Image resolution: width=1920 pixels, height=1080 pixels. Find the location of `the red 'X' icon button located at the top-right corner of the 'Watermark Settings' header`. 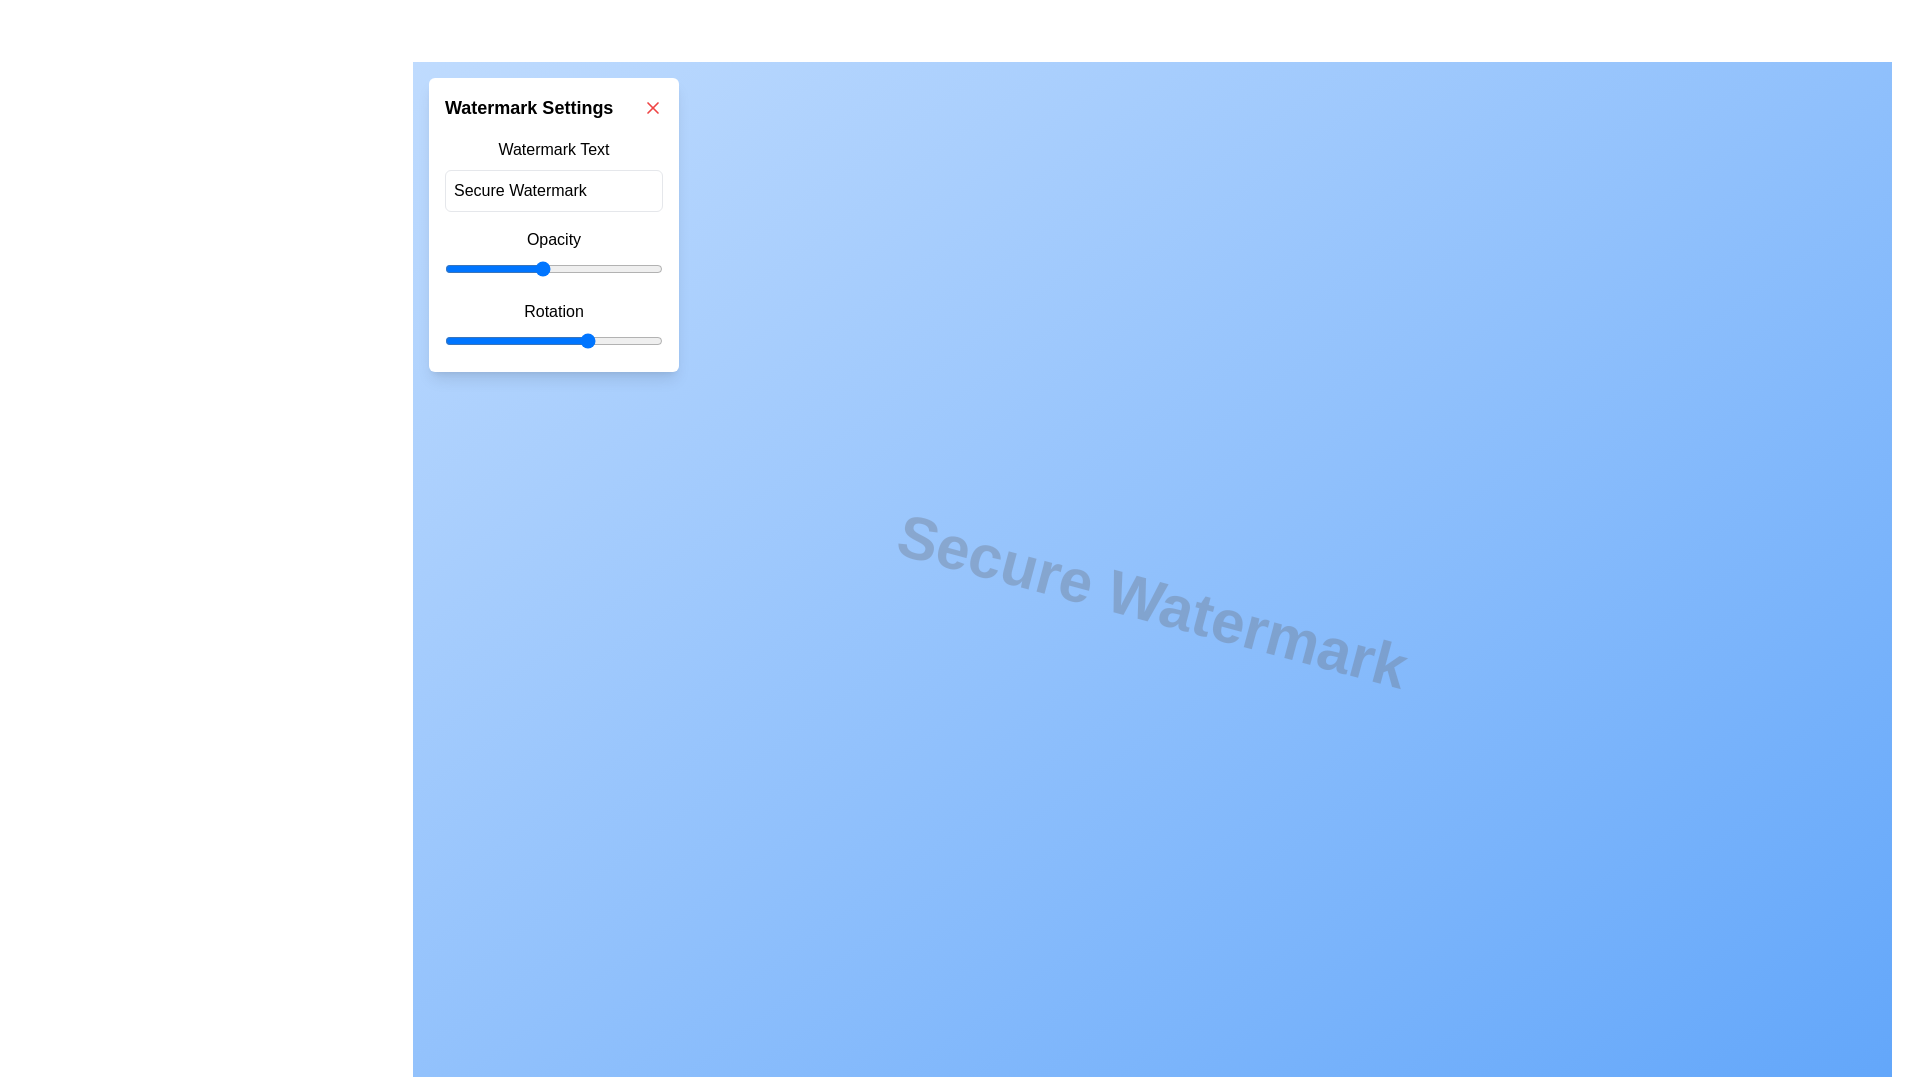

the red 'X' icon button located at the top-right corner of the 'Watermark Settings' header is located at coordinates (652, 108).